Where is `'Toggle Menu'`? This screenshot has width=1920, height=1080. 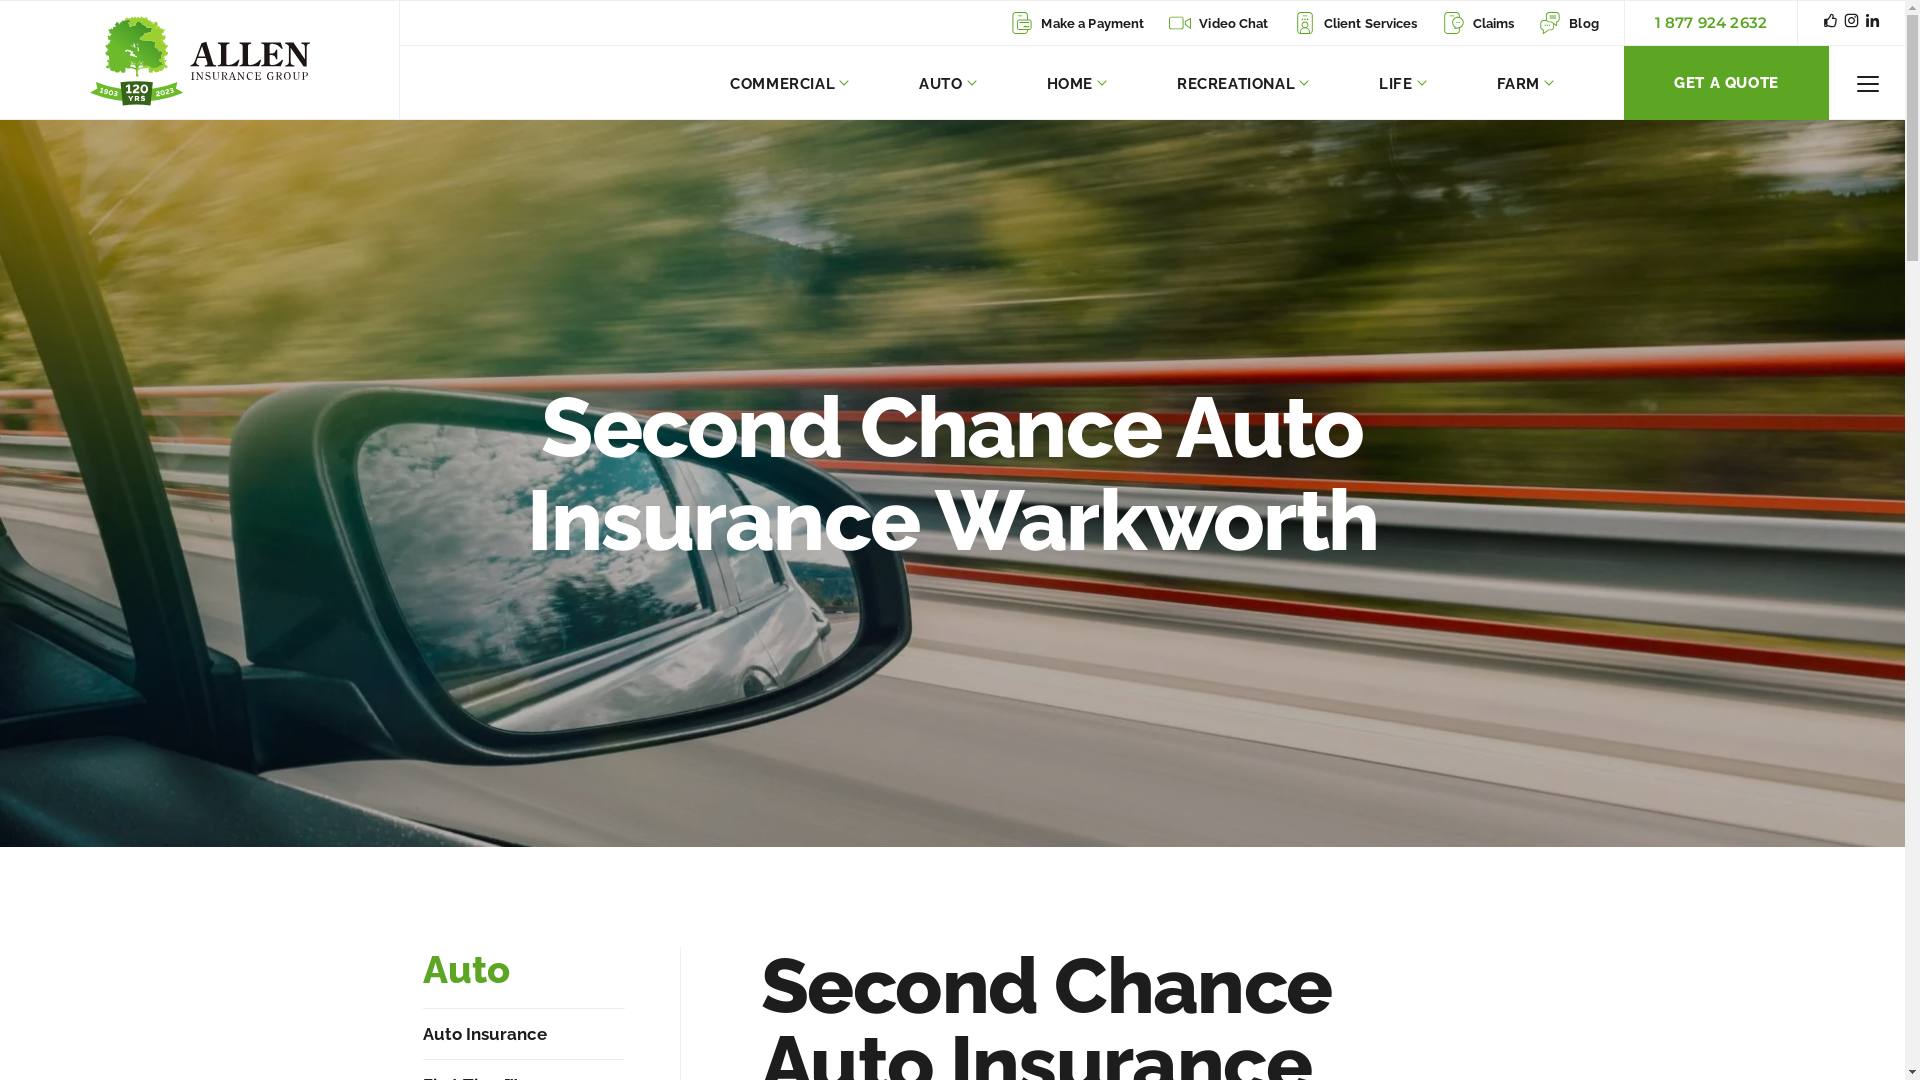 'Toggle Menu' is located at coordinates (1866, 82).